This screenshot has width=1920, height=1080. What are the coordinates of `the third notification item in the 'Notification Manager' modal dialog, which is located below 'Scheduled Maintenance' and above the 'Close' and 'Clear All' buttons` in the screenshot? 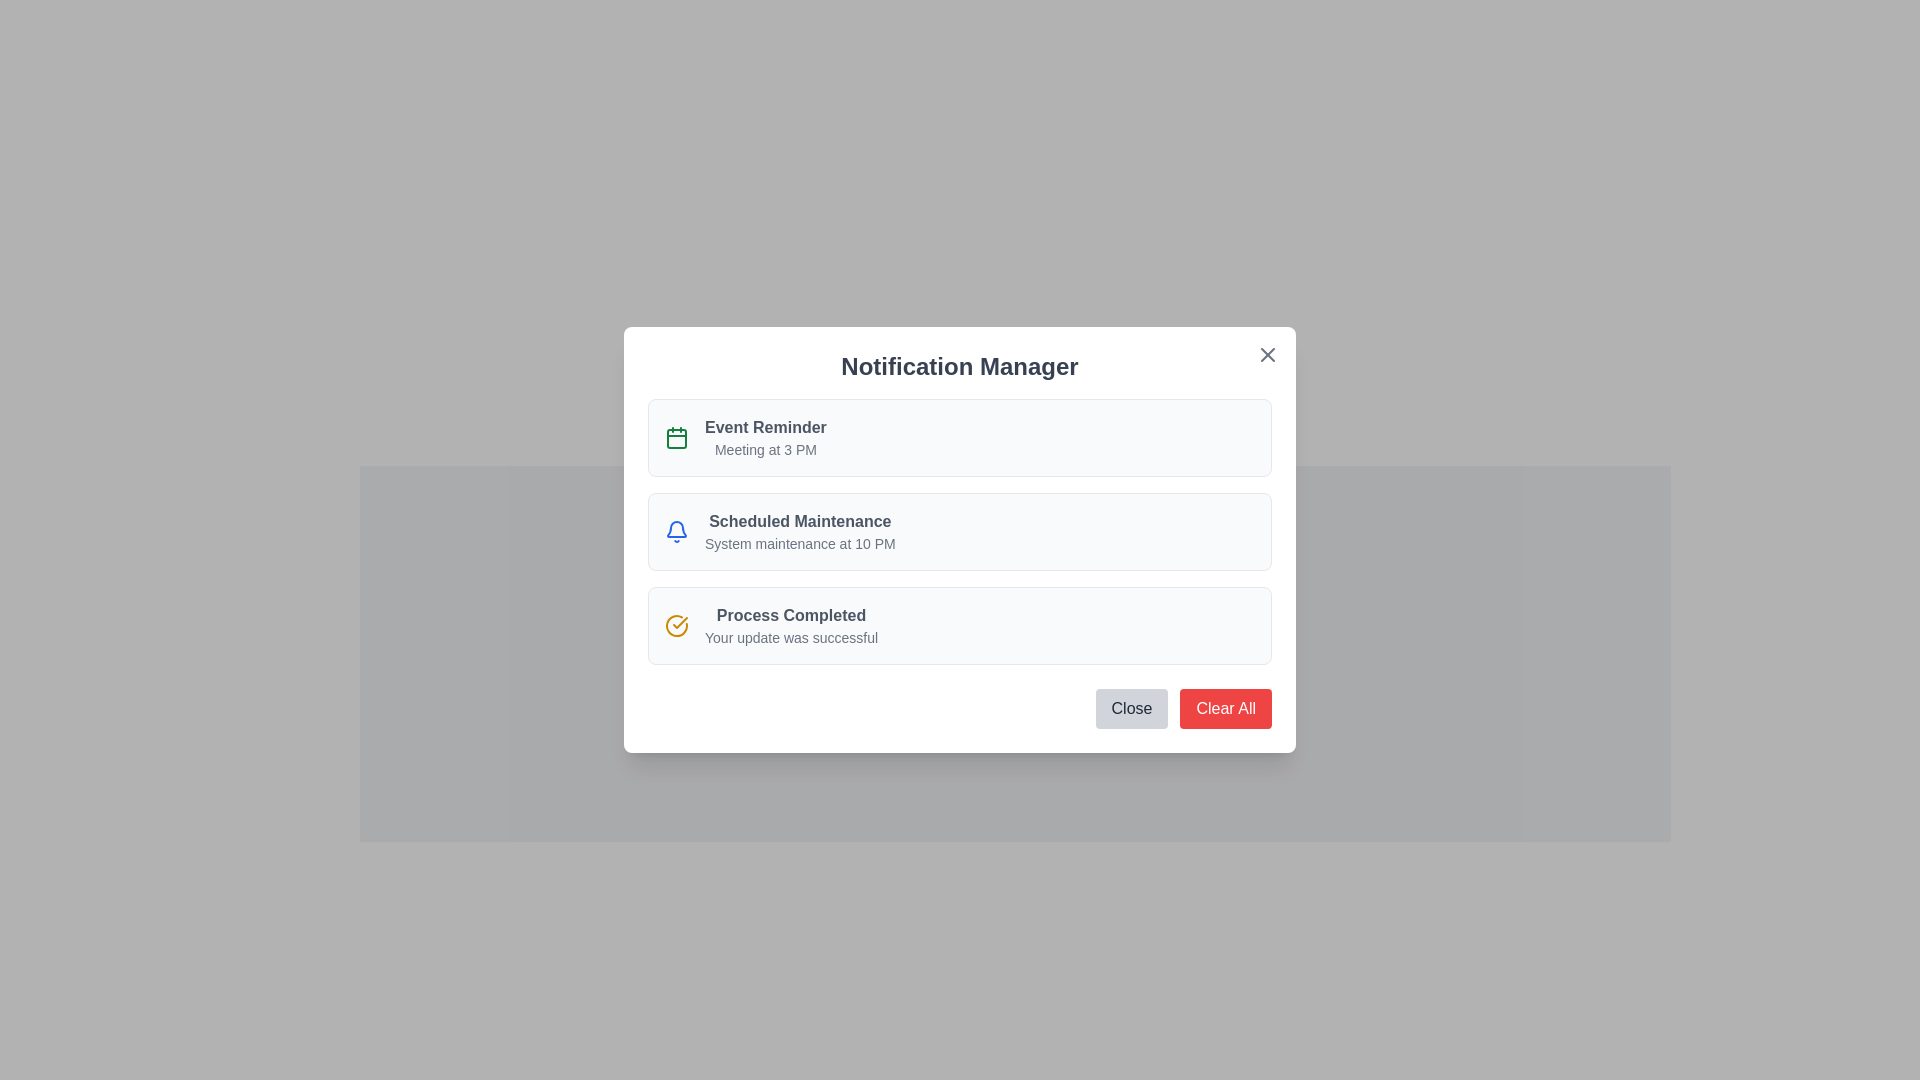 It's located at (960, 624).